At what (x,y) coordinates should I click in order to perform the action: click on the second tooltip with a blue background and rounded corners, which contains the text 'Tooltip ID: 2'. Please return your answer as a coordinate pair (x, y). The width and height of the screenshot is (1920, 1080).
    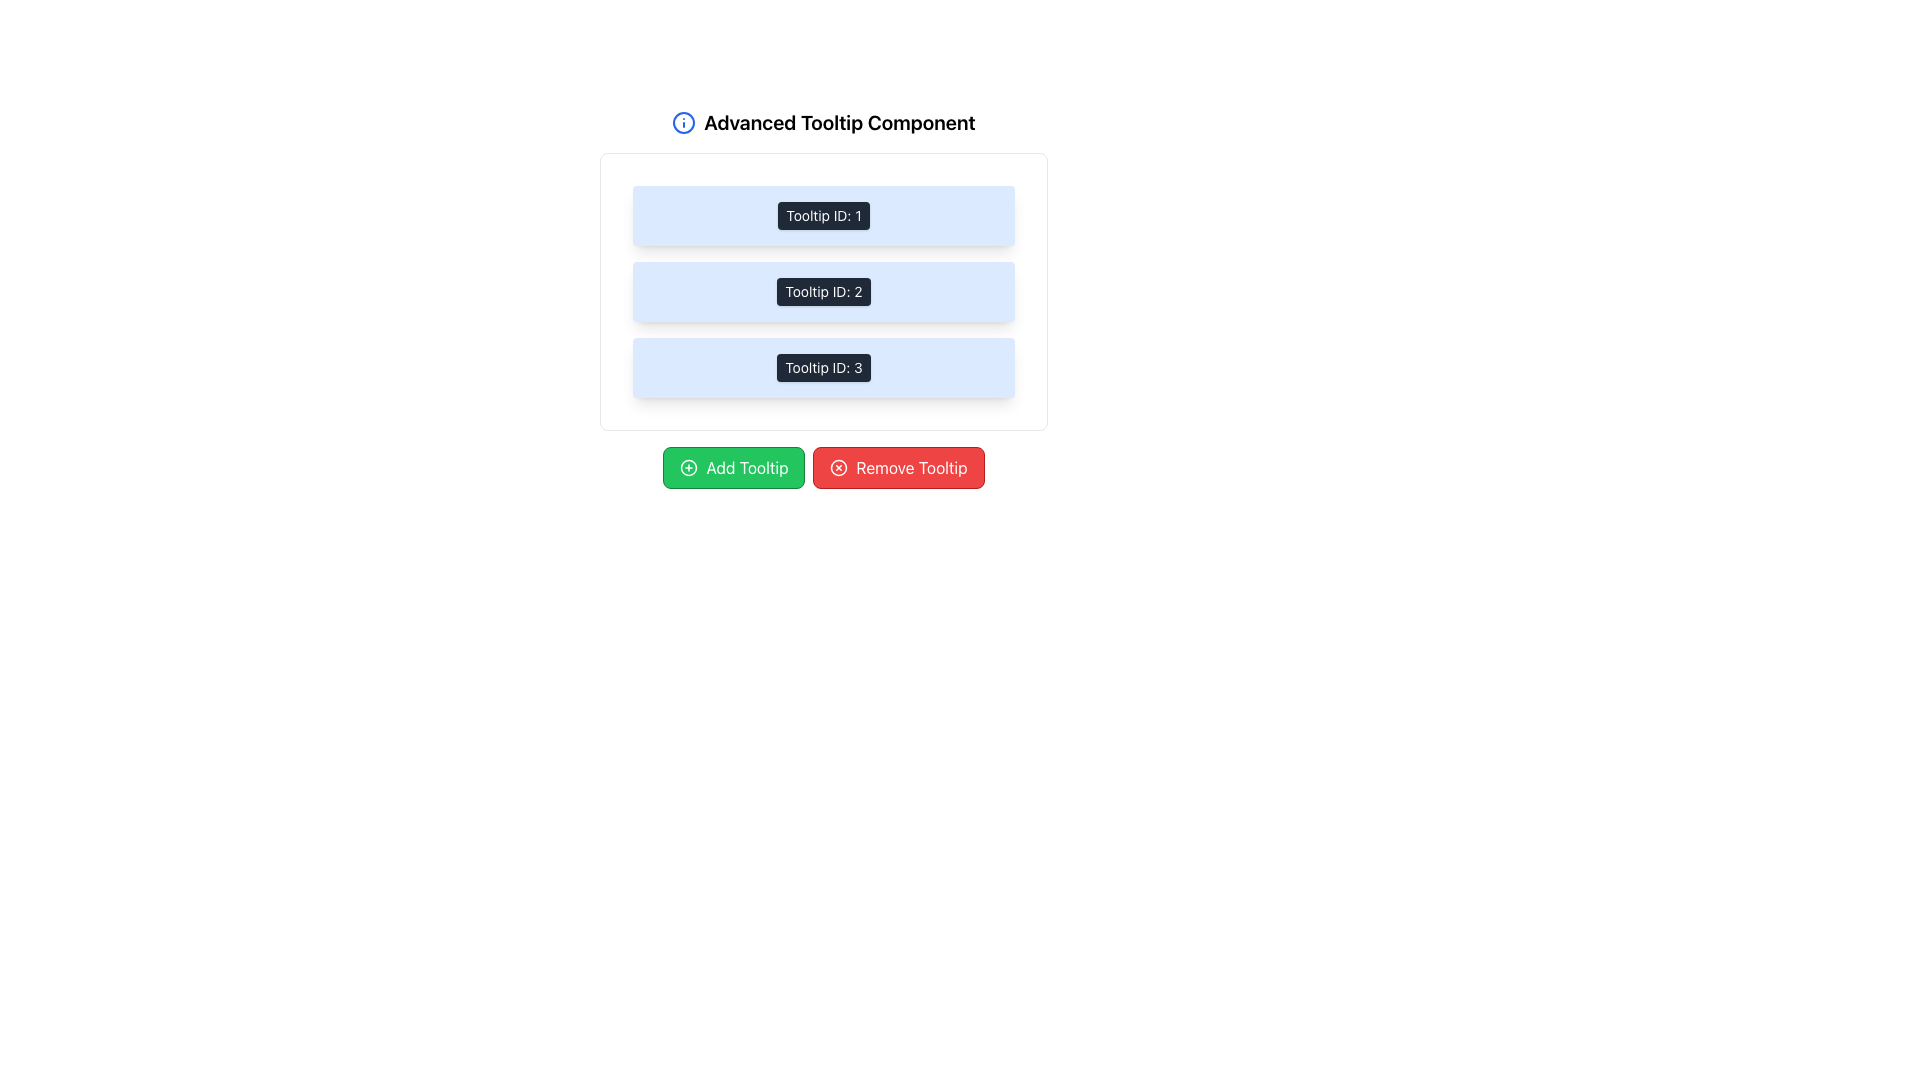
    Looking at the image, I should click on (824, 292).